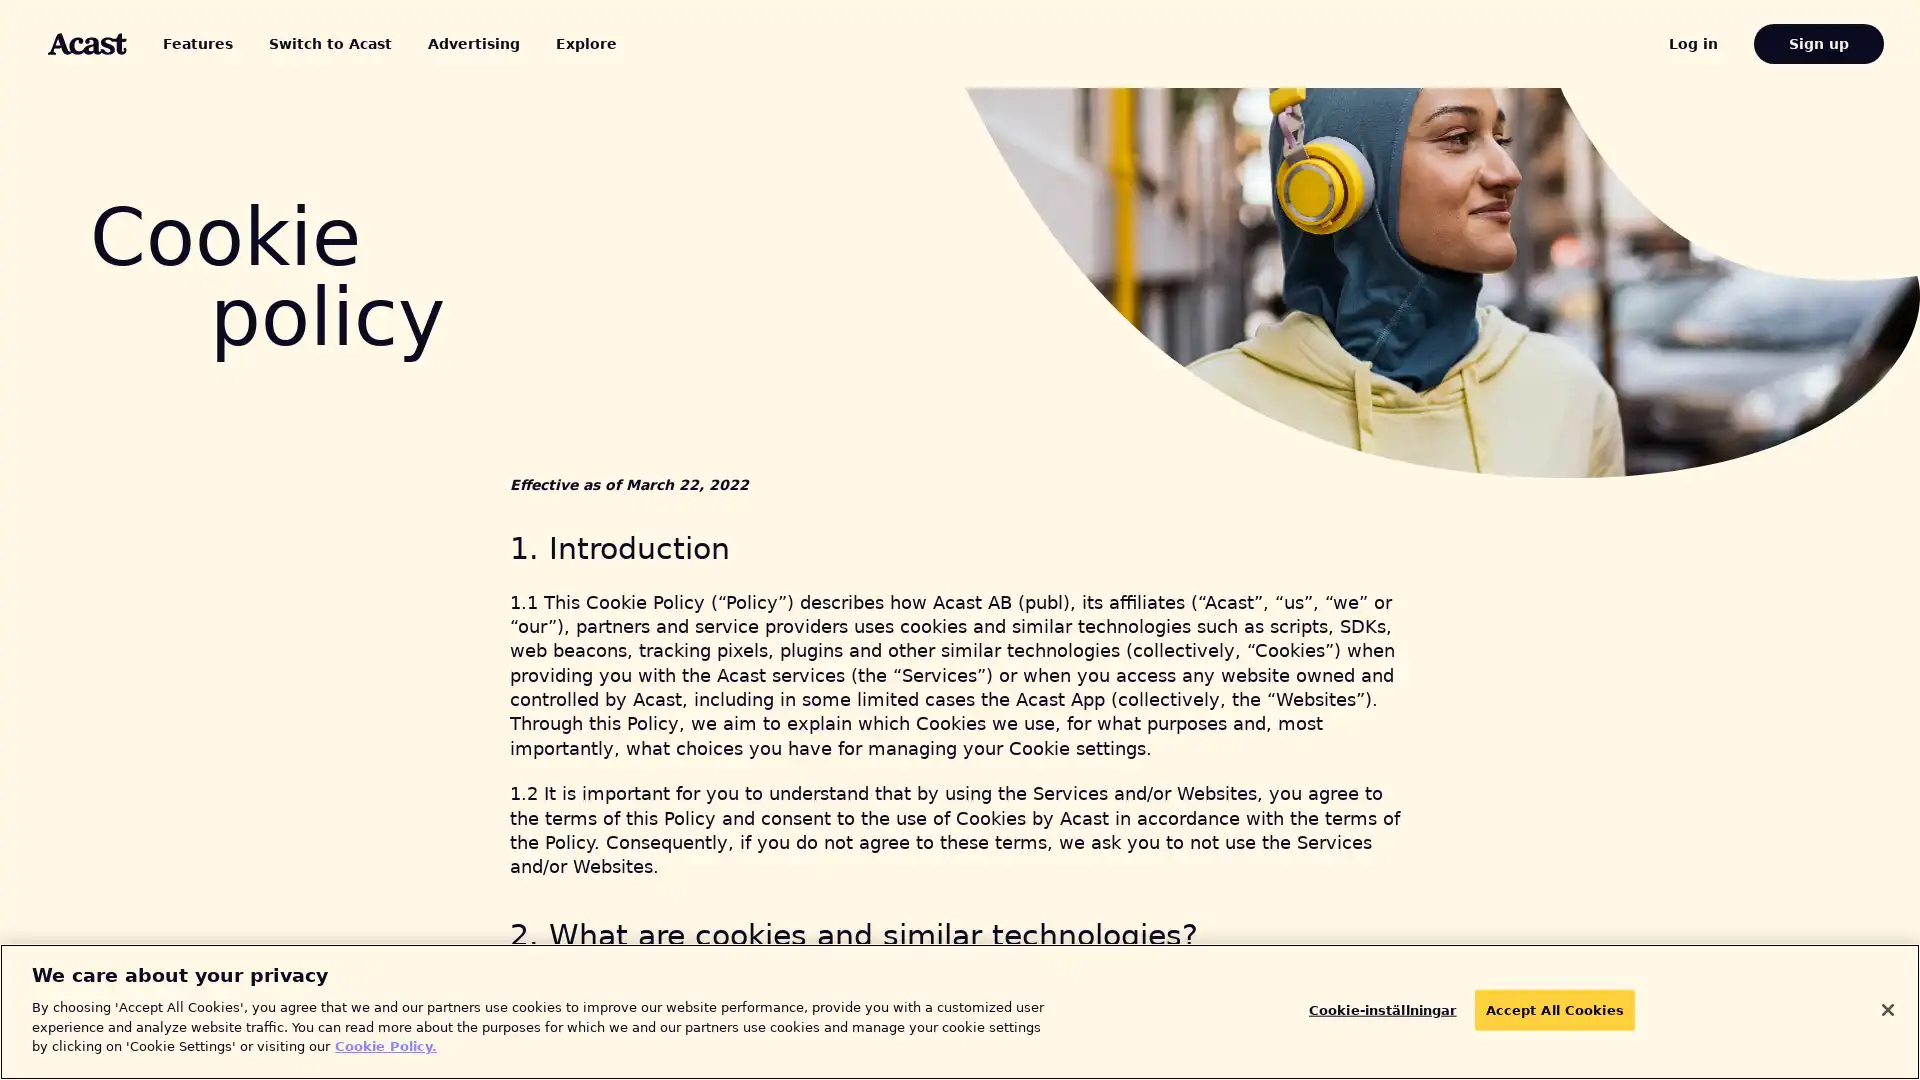  I want to click on Accept All Cookies, so click(1541, 1010).